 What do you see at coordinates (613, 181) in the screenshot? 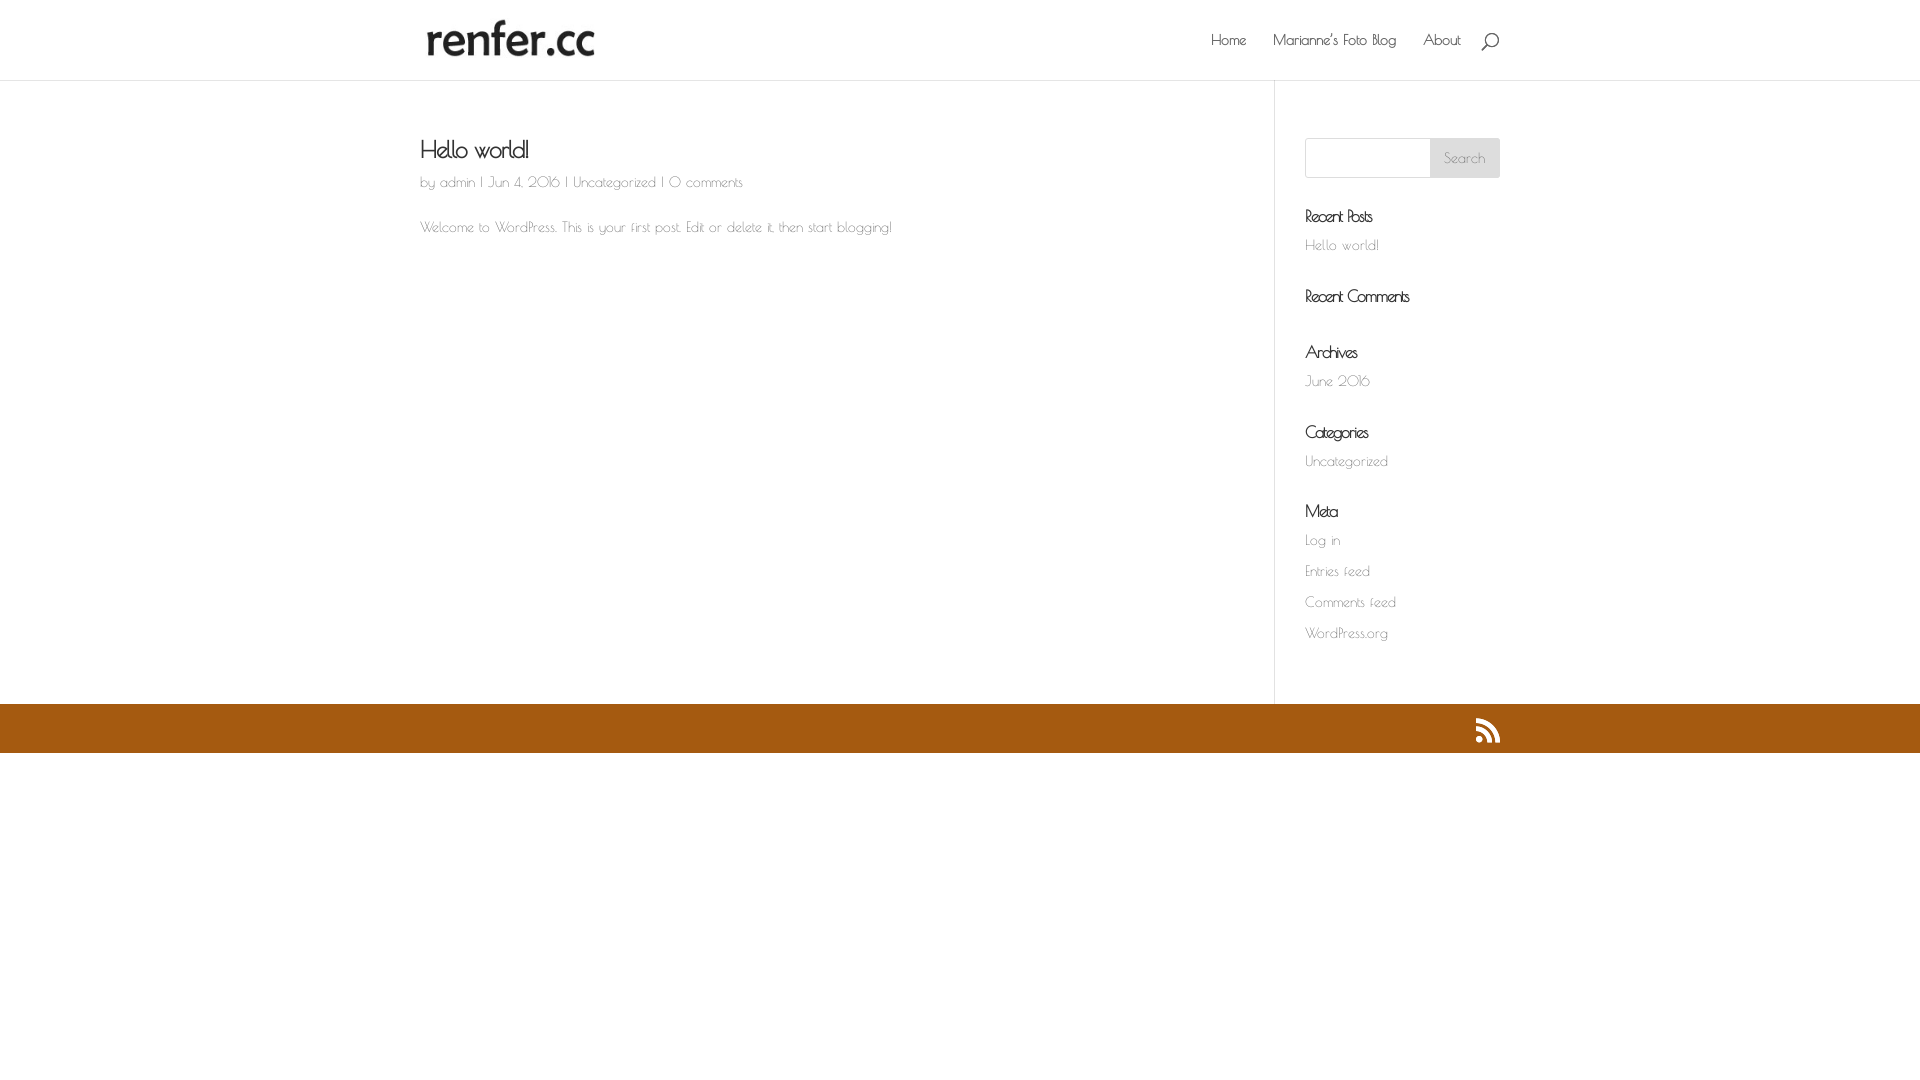
I see `'Uncategorized'` at bounding box center [613, 181].